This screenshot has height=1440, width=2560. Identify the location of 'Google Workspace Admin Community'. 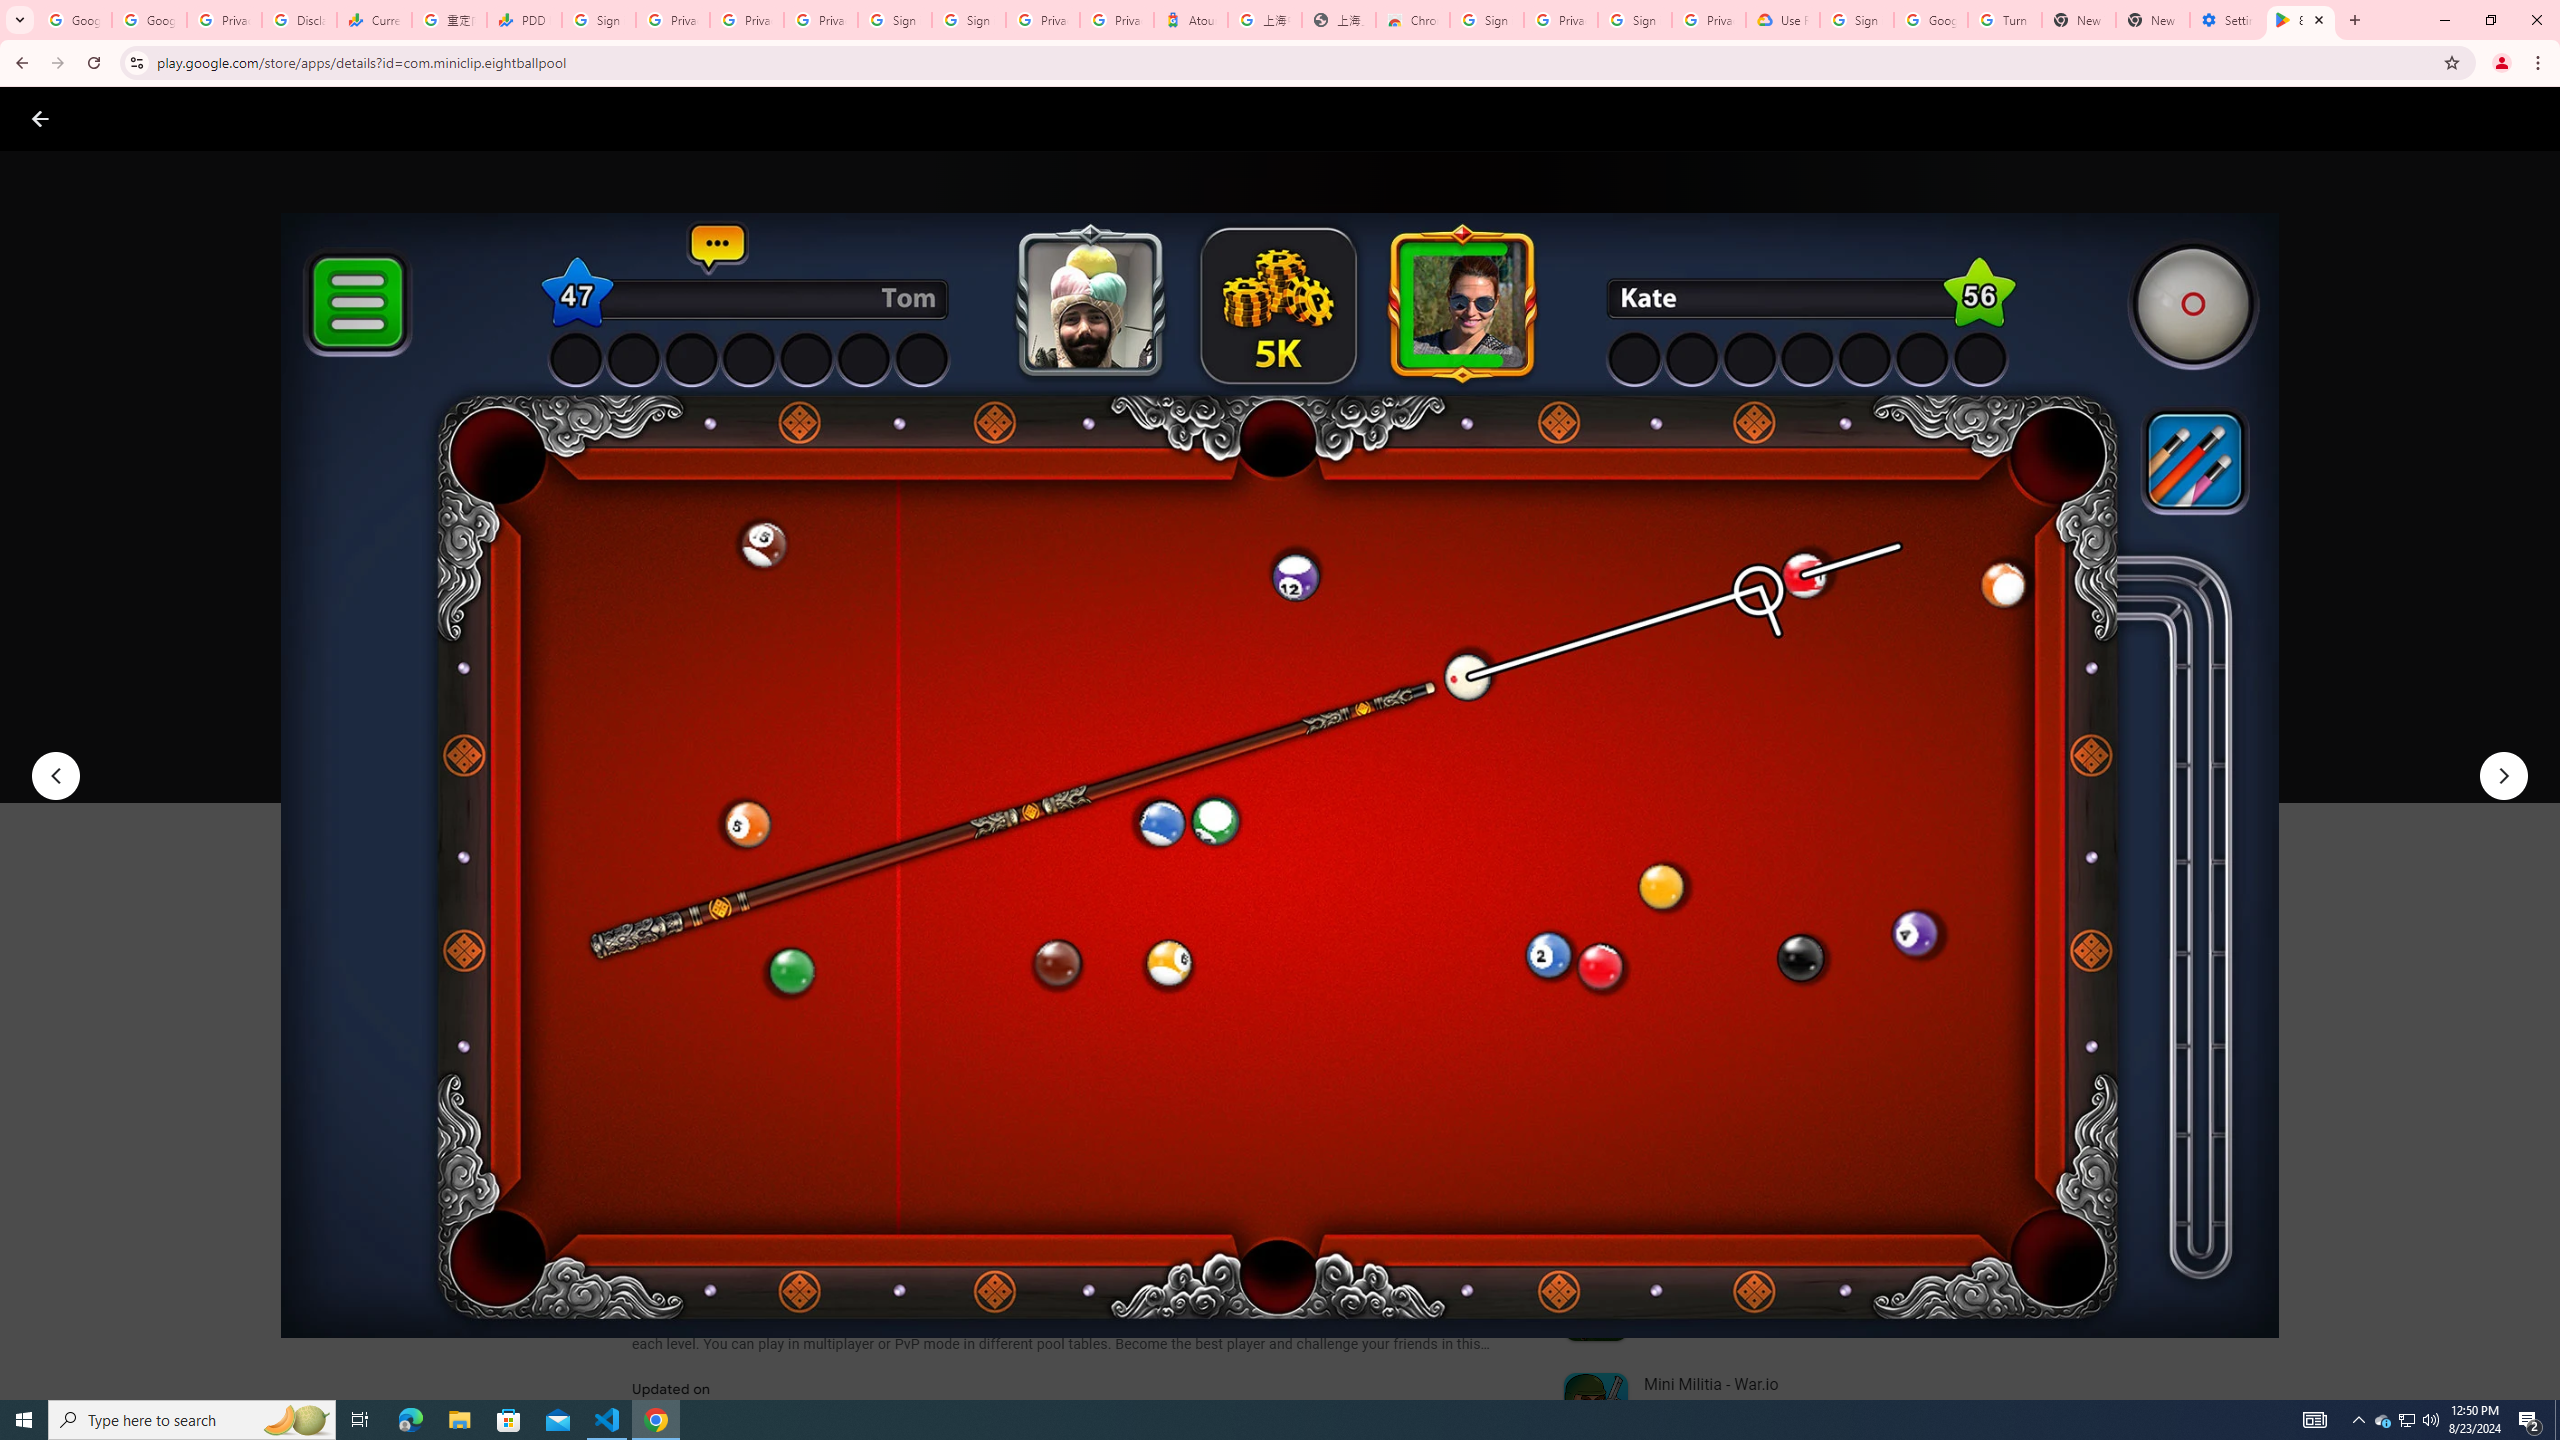
(73, 19).